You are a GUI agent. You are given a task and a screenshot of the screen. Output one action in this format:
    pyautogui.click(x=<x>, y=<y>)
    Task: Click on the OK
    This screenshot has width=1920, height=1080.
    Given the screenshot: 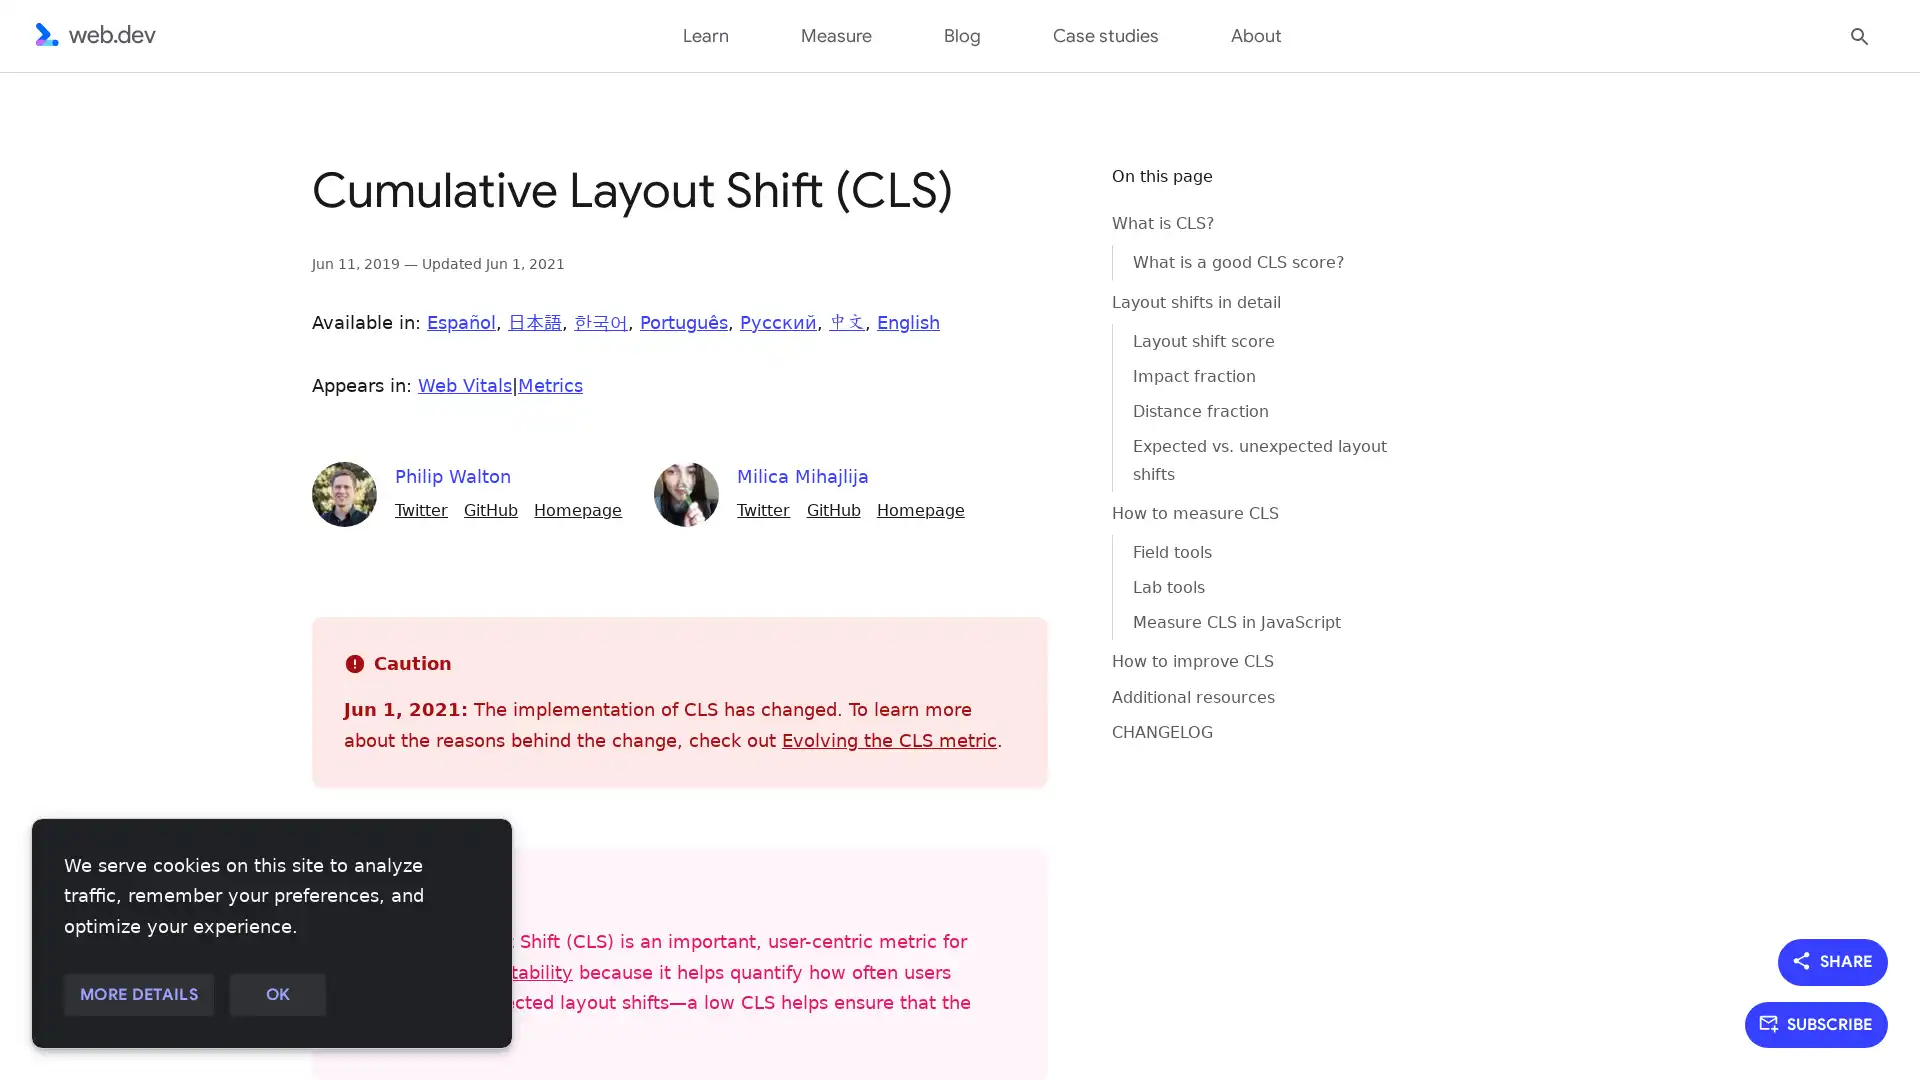 What is the action you would take?
    pyautogui.click(x=276, y=995)
    